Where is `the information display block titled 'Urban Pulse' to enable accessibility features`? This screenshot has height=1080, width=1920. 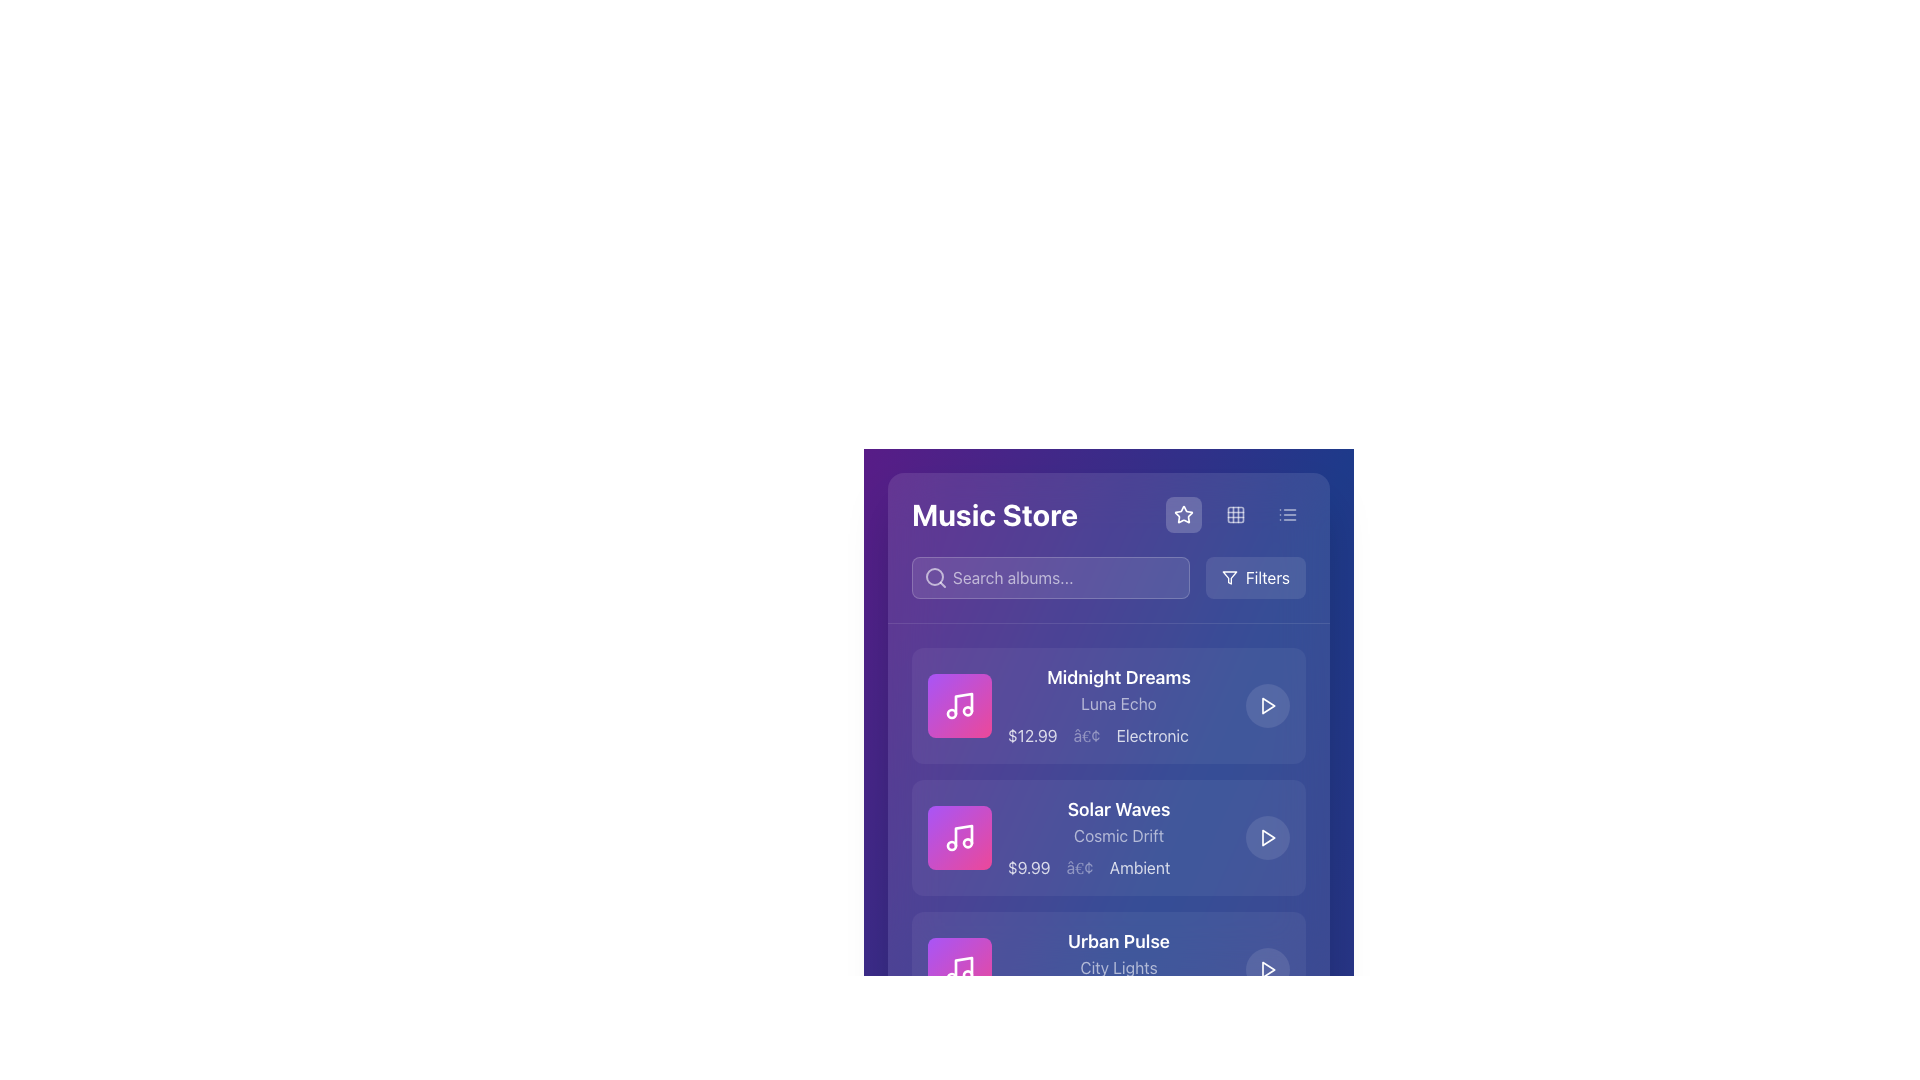 the information display block titled 'Urban Pulse' to enable accessibility features is located at coordinates (1117, 968).